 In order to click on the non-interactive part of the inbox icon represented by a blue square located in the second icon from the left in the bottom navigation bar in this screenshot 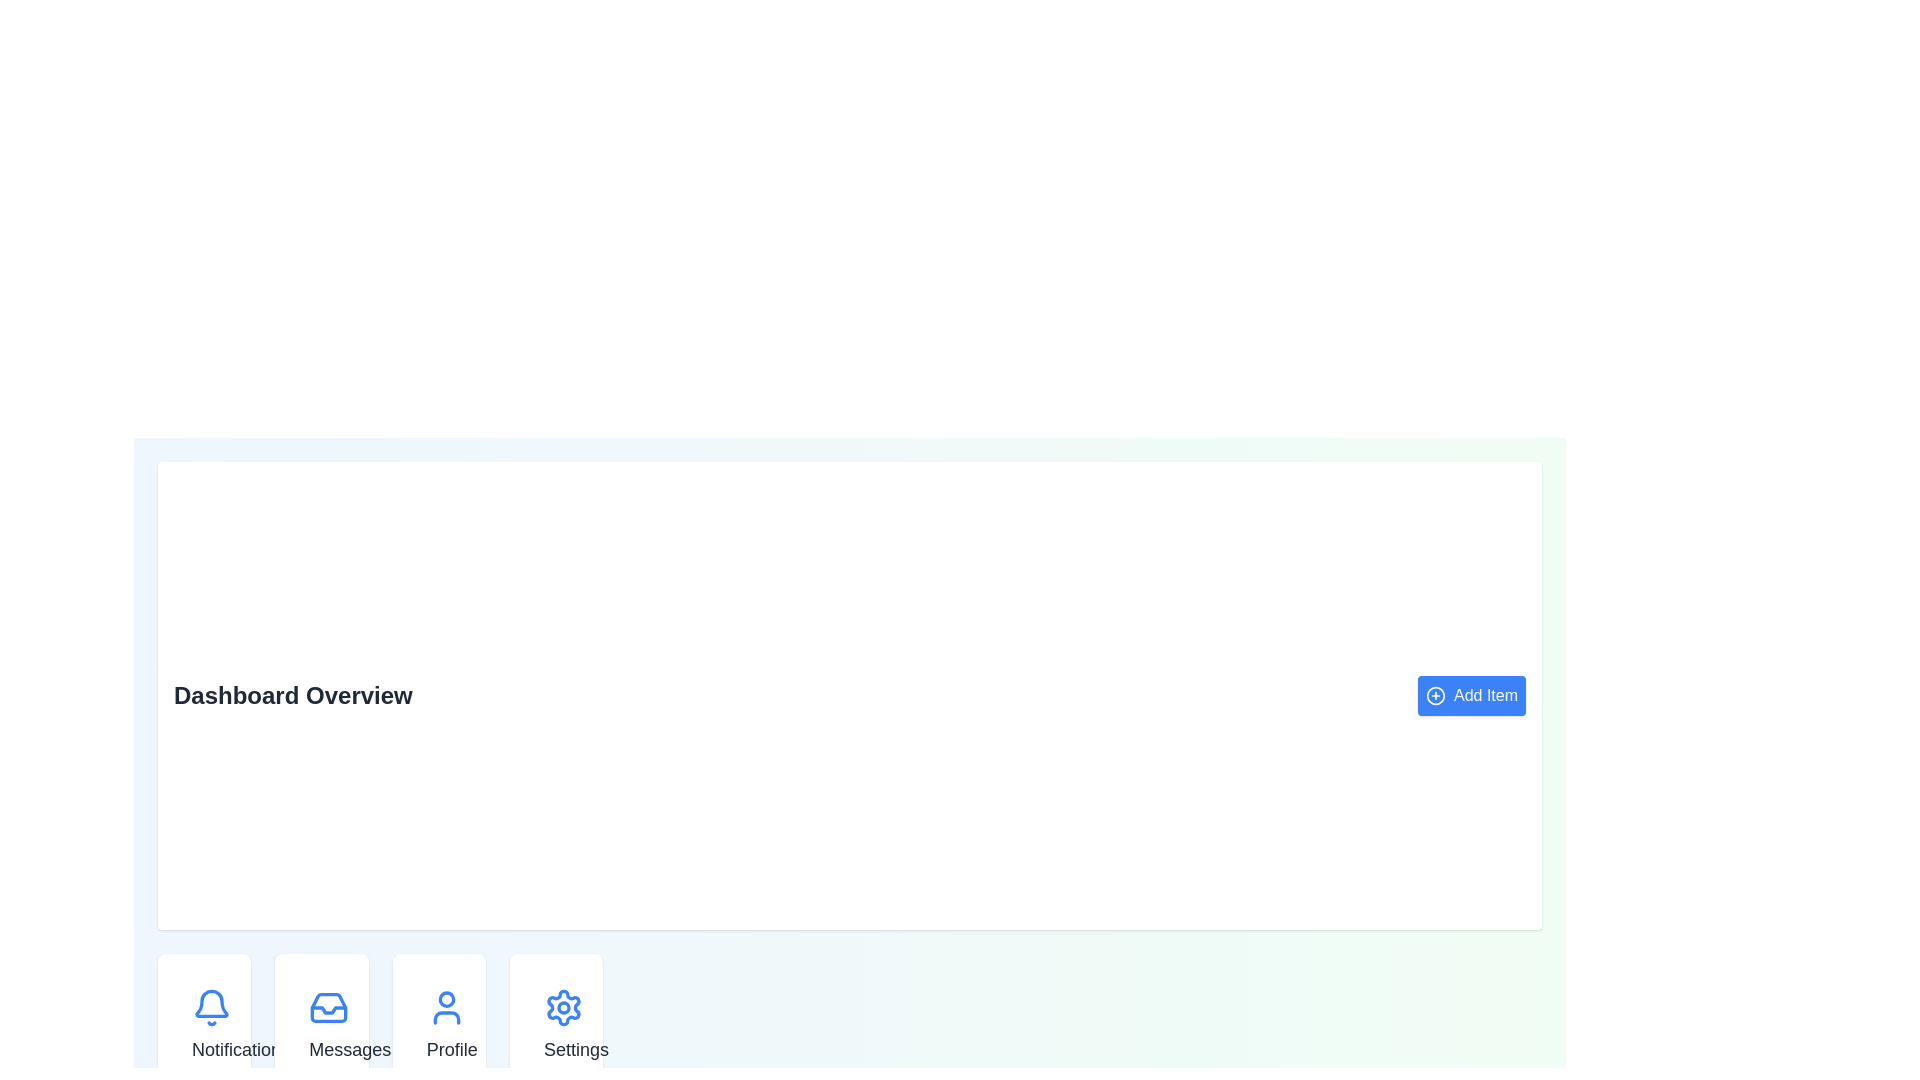, I will do `click(329, 1007)`.